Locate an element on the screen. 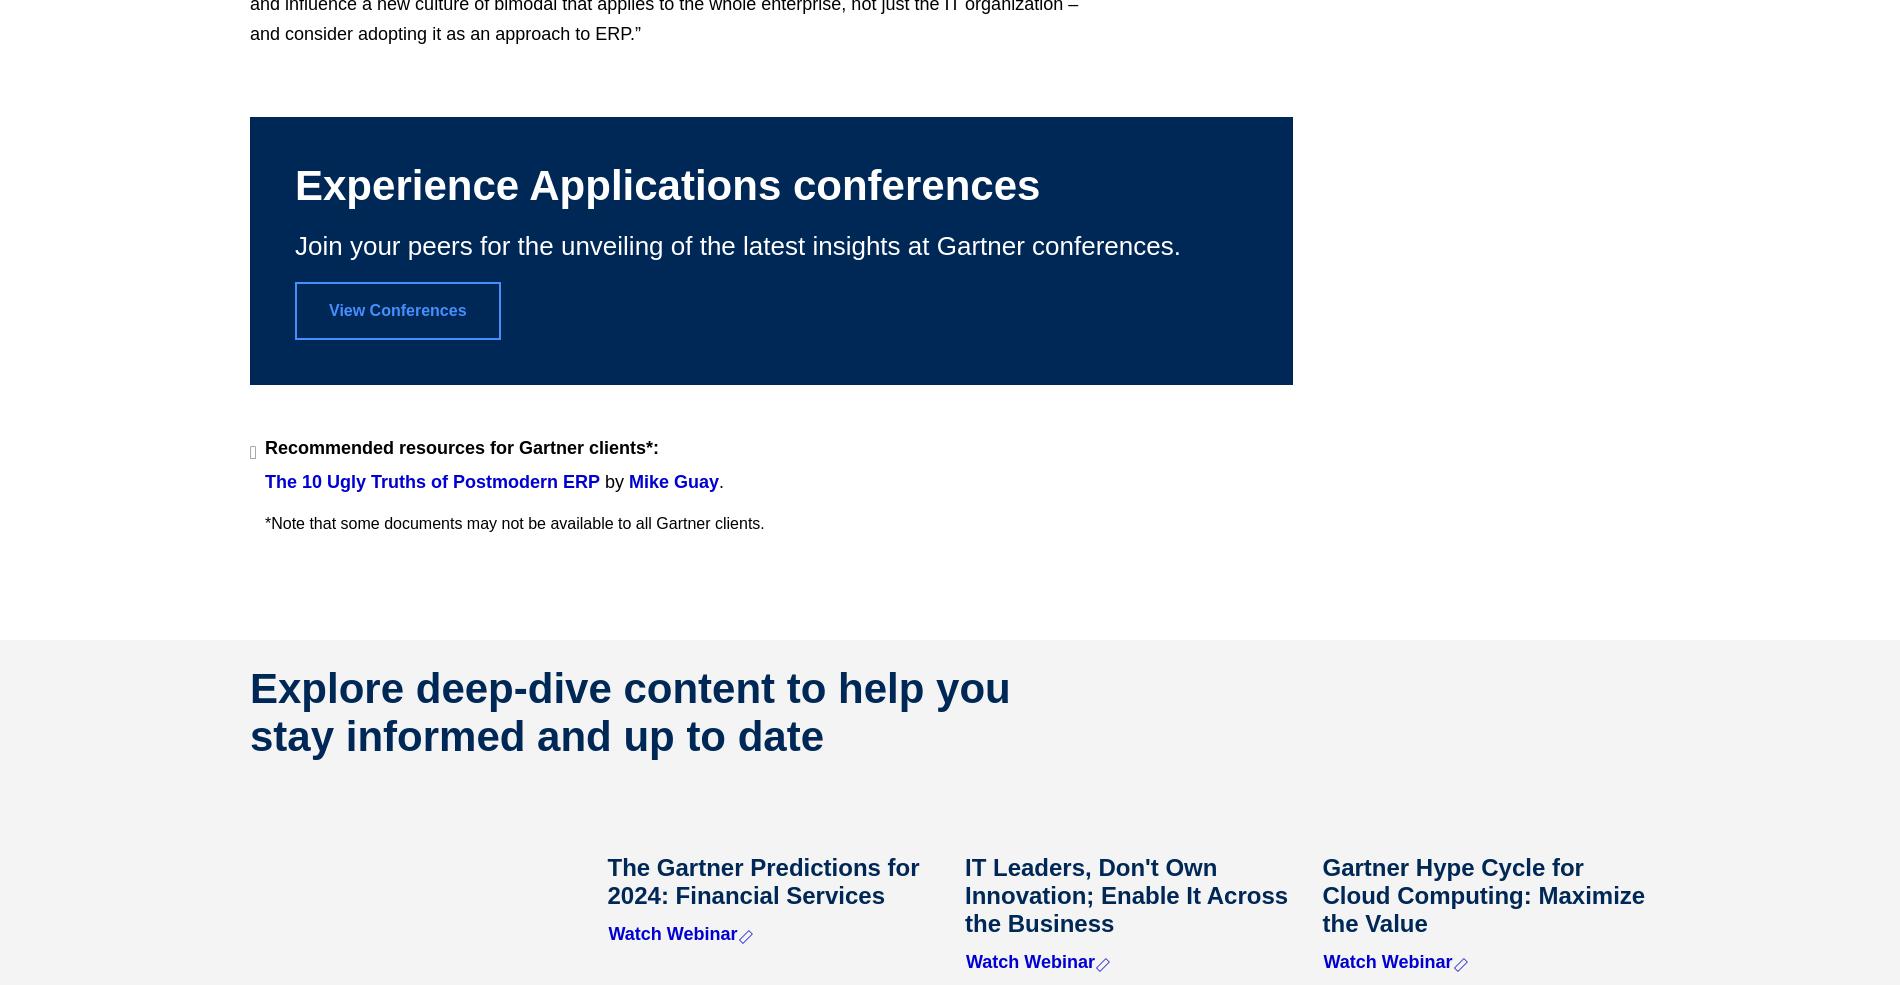 This screenshot has height=985, width=1900. 'Gartner Hype Cycle for Cloud Computing: Maximize the Value' is located at coordinates (1483, 895).